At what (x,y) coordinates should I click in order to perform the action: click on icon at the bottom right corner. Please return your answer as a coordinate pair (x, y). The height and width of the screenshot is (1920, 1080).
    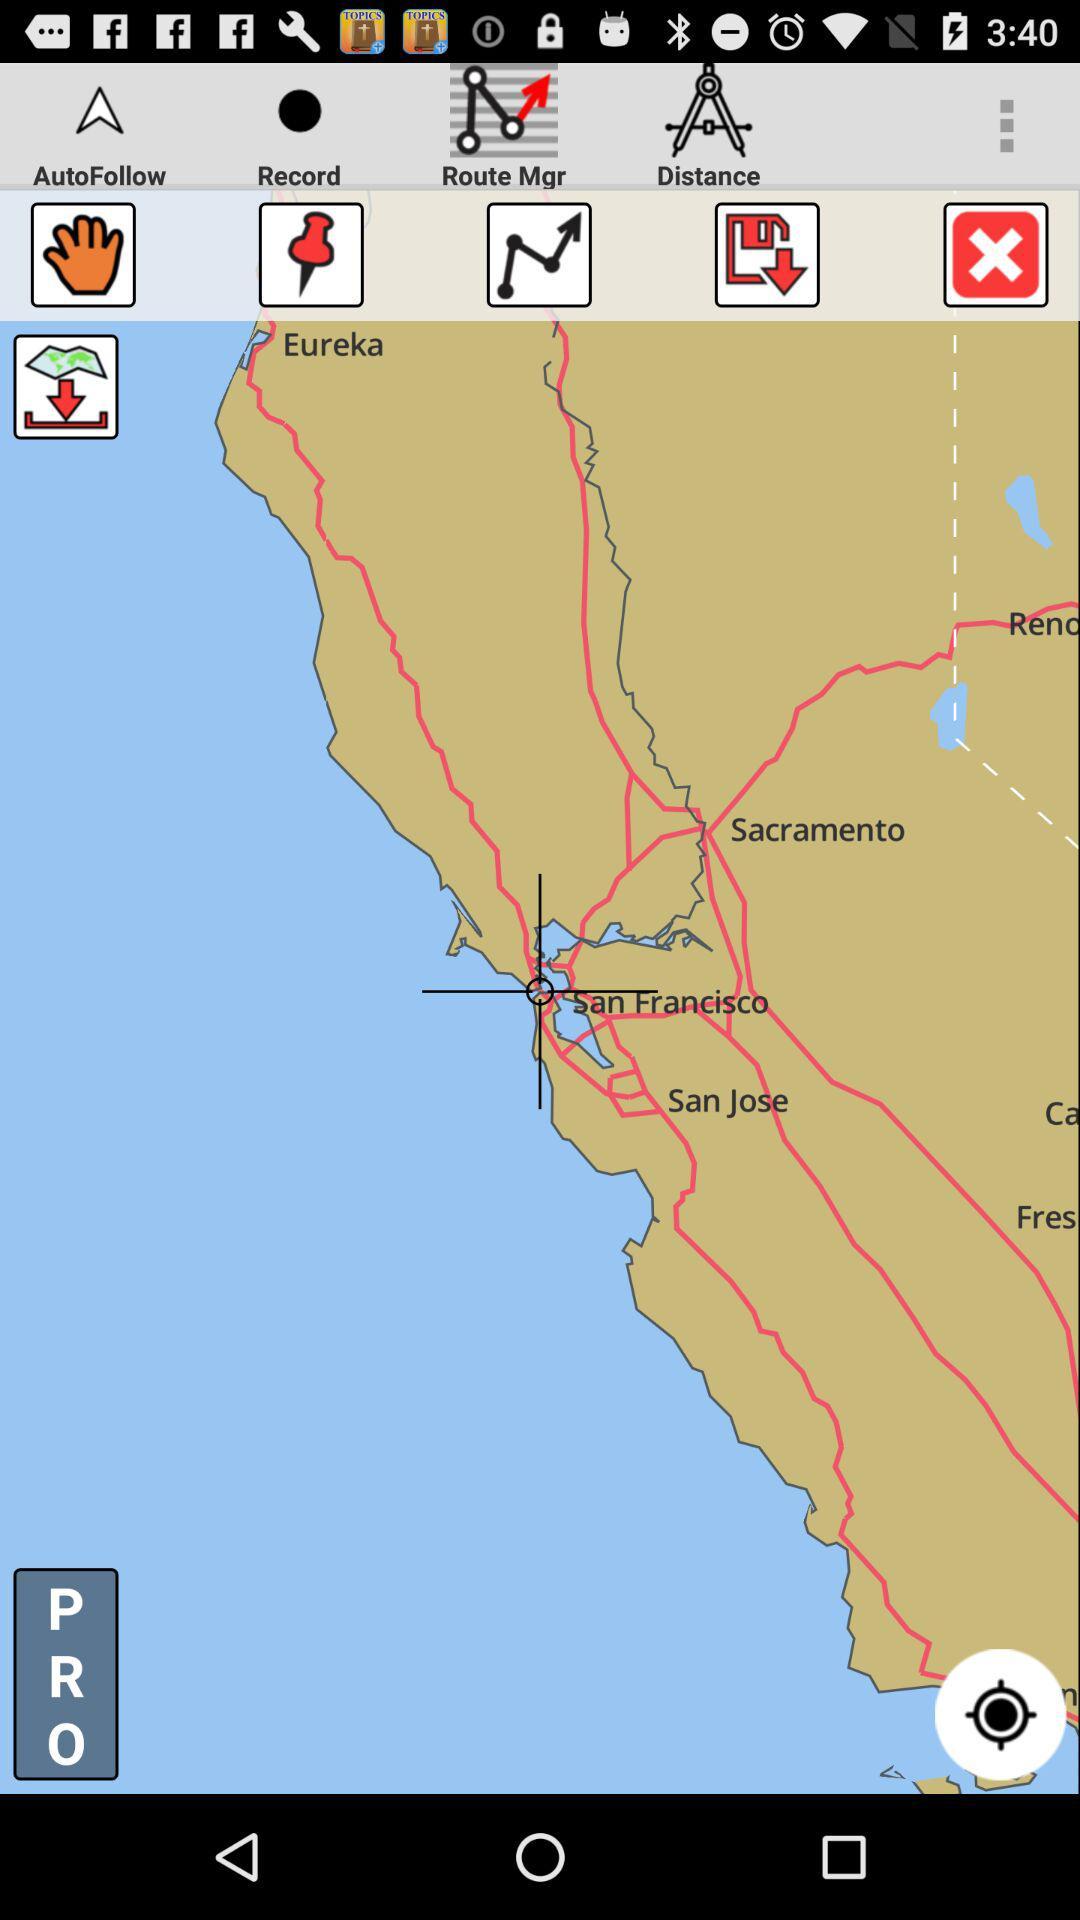
    Looking at the image, I should click on (1000, 1713).